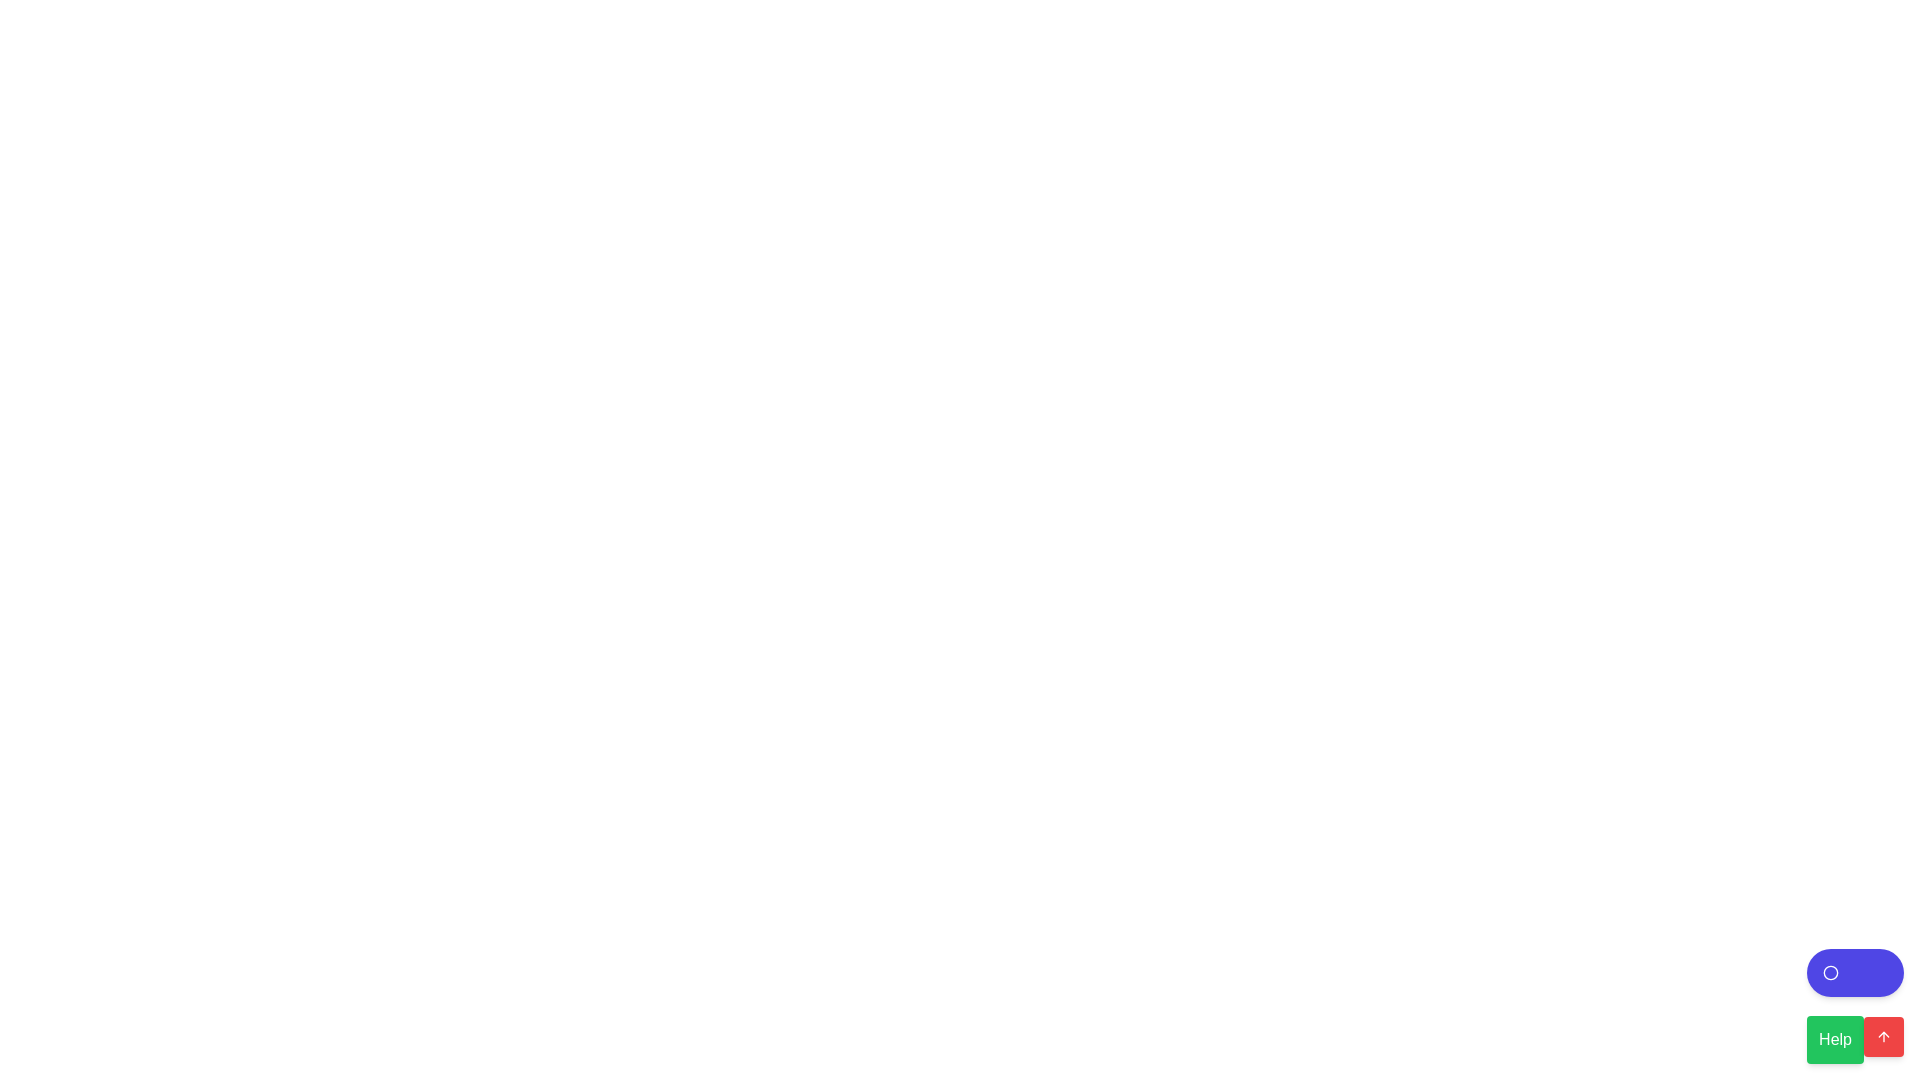  Describe the element at coordinates (1882, 1036) in the screenshot. I see `the upward action icon located at the bottom-right corner of the interface, adjacent to the green 'Help' button and the blue toggle switch` at that location.